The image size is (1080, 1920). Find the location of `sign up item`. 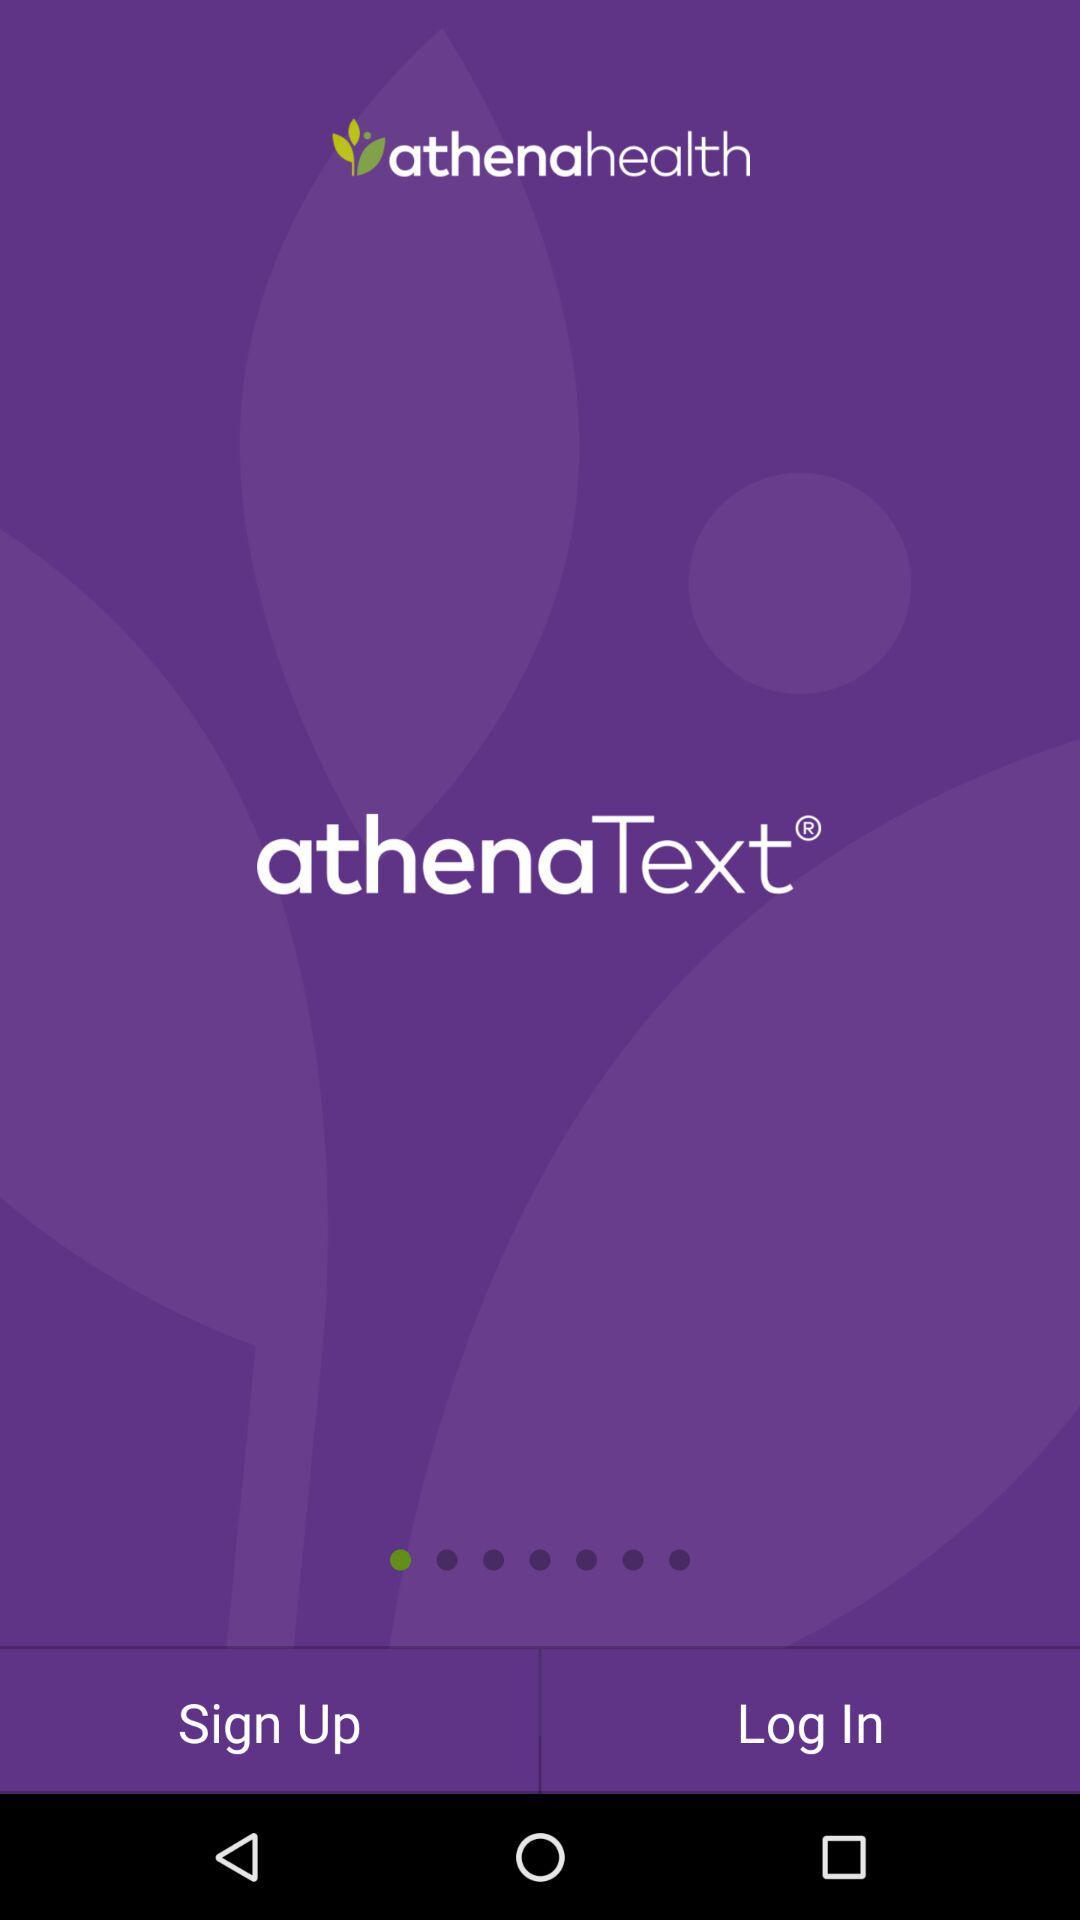

sign up item is located at coordinates (268, 1720).